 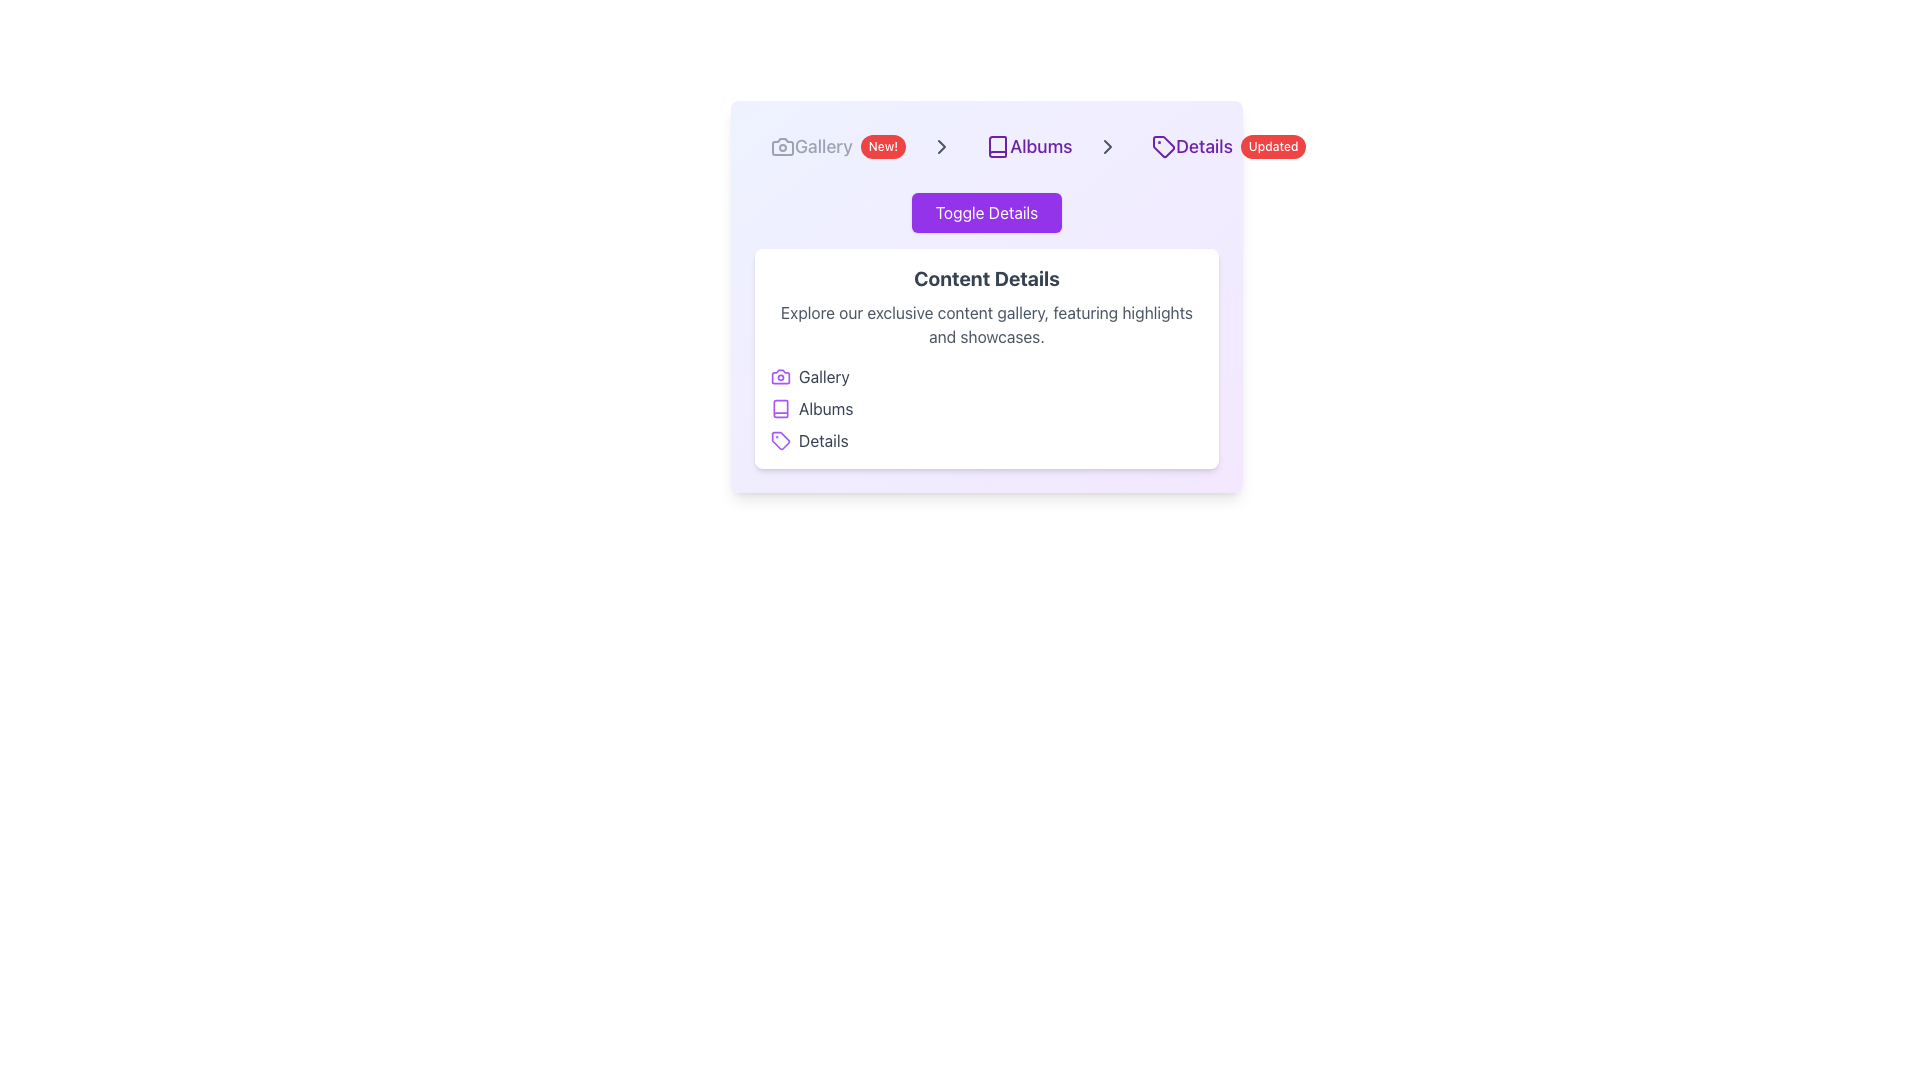 What do you see at coordinates (780, 377) in the screenshot?
I see `the small purple camera icon located to the left of the 'Gallery' text in the list of items` at bounding box center [780, 377].